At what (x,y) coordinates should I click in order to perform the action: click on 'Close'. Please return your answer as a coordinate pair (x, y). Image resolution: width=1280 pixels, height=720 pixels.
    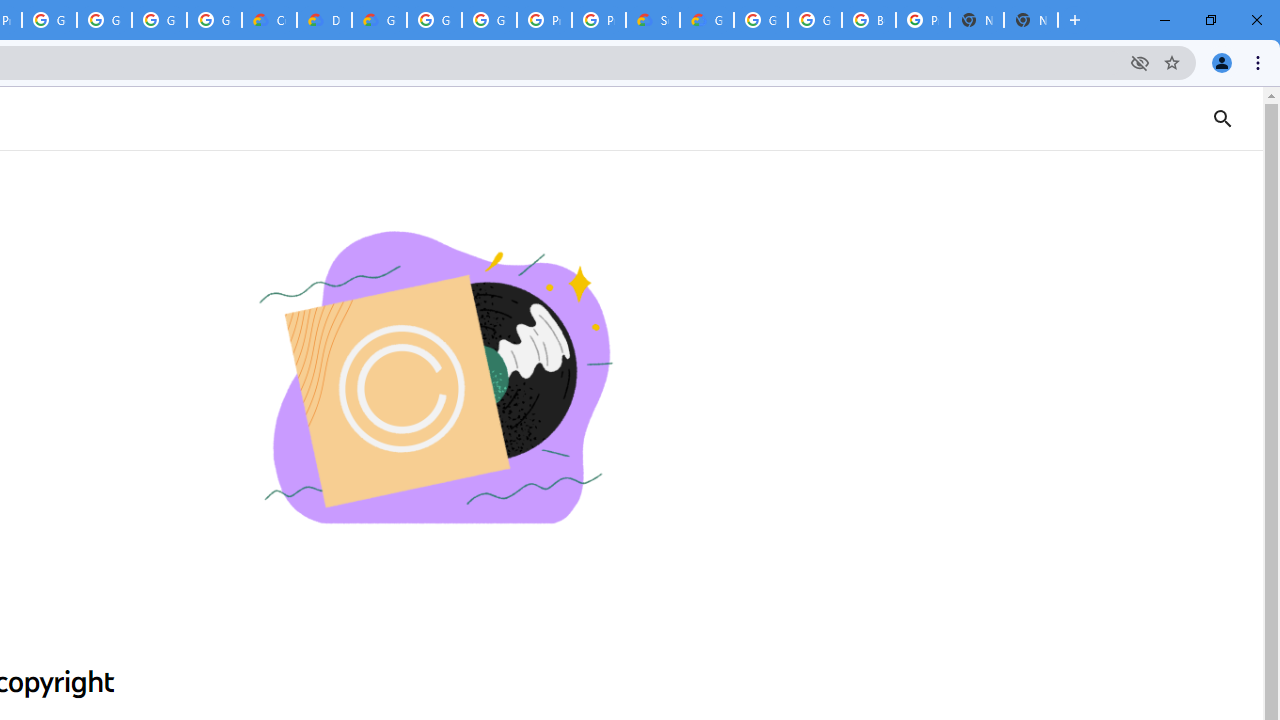
    Looking at the image, I should click on (1255, 20).